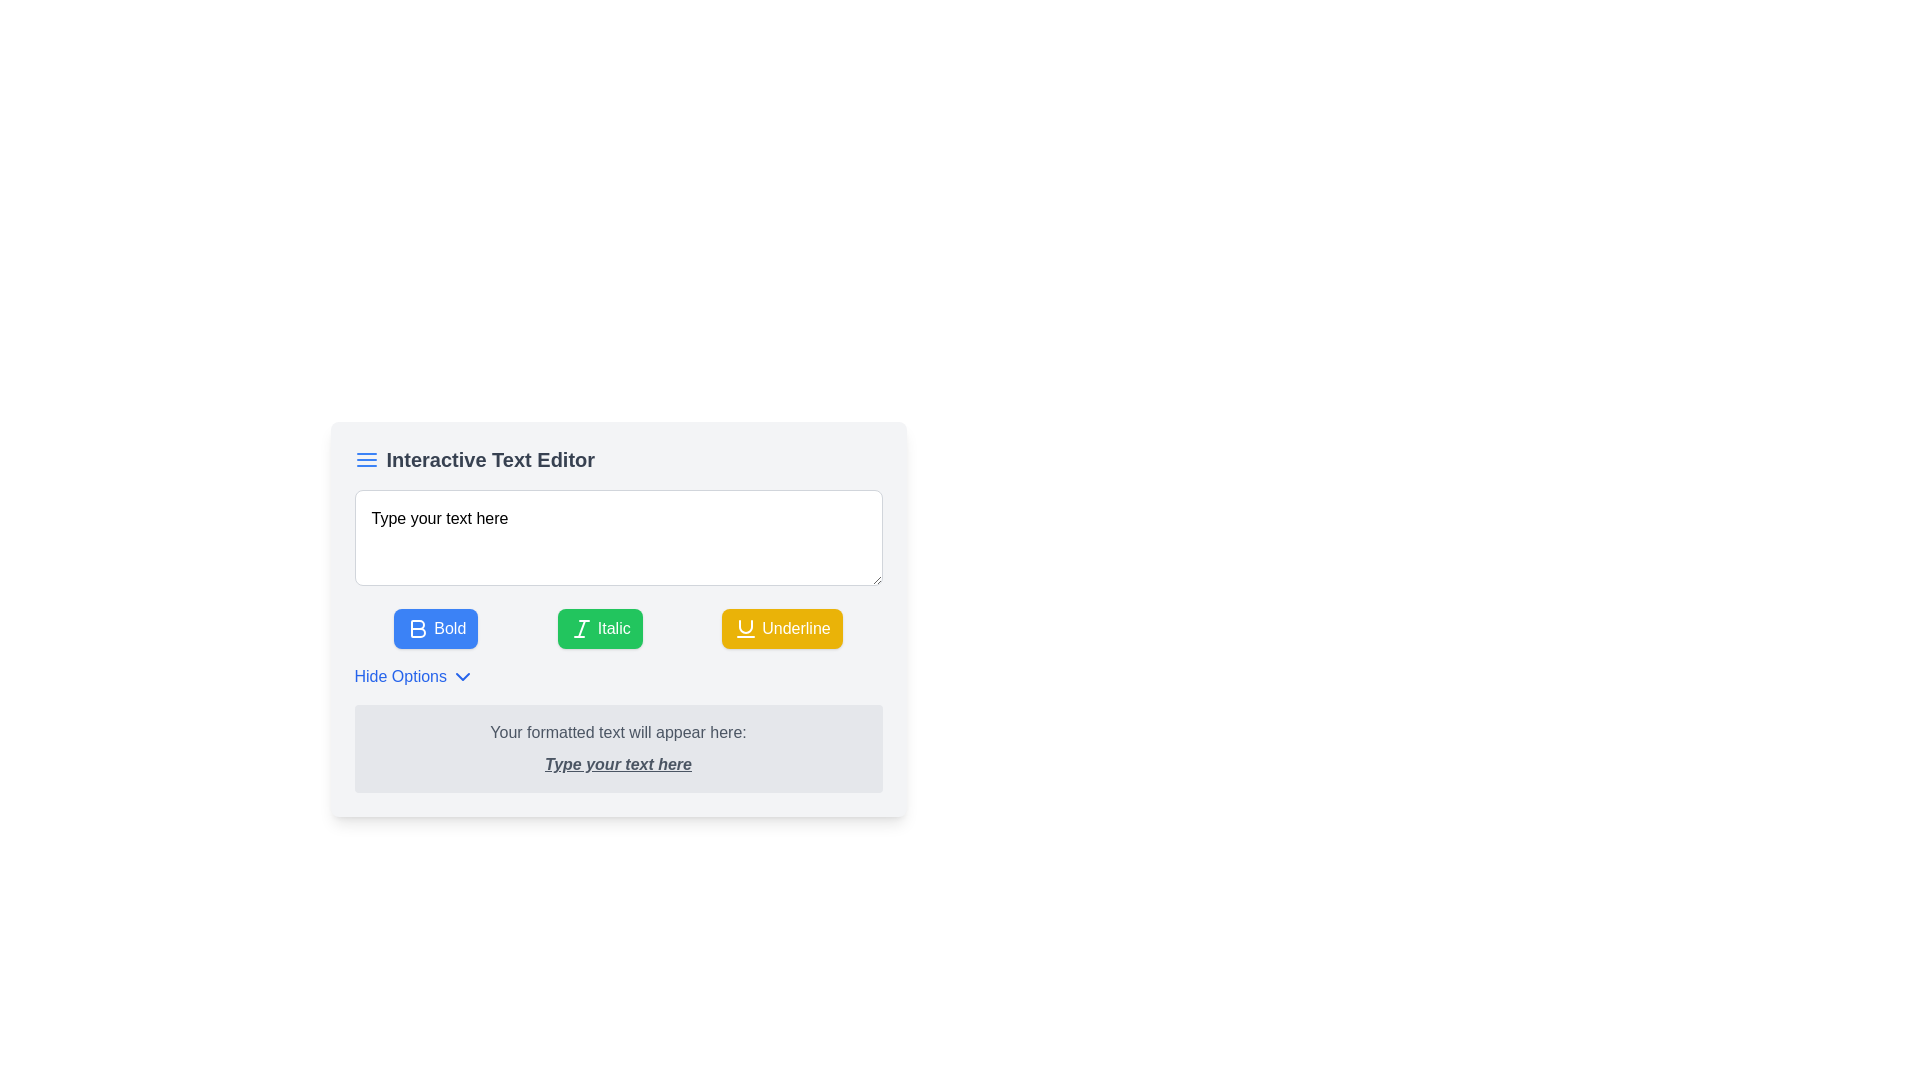 The width and height of the screenshot is (1920, 1080). I want to click on the central vertical line of the italic styling icon, which is surrounded by a green circular background in the toolbar under the text input field, so click(580, 627).